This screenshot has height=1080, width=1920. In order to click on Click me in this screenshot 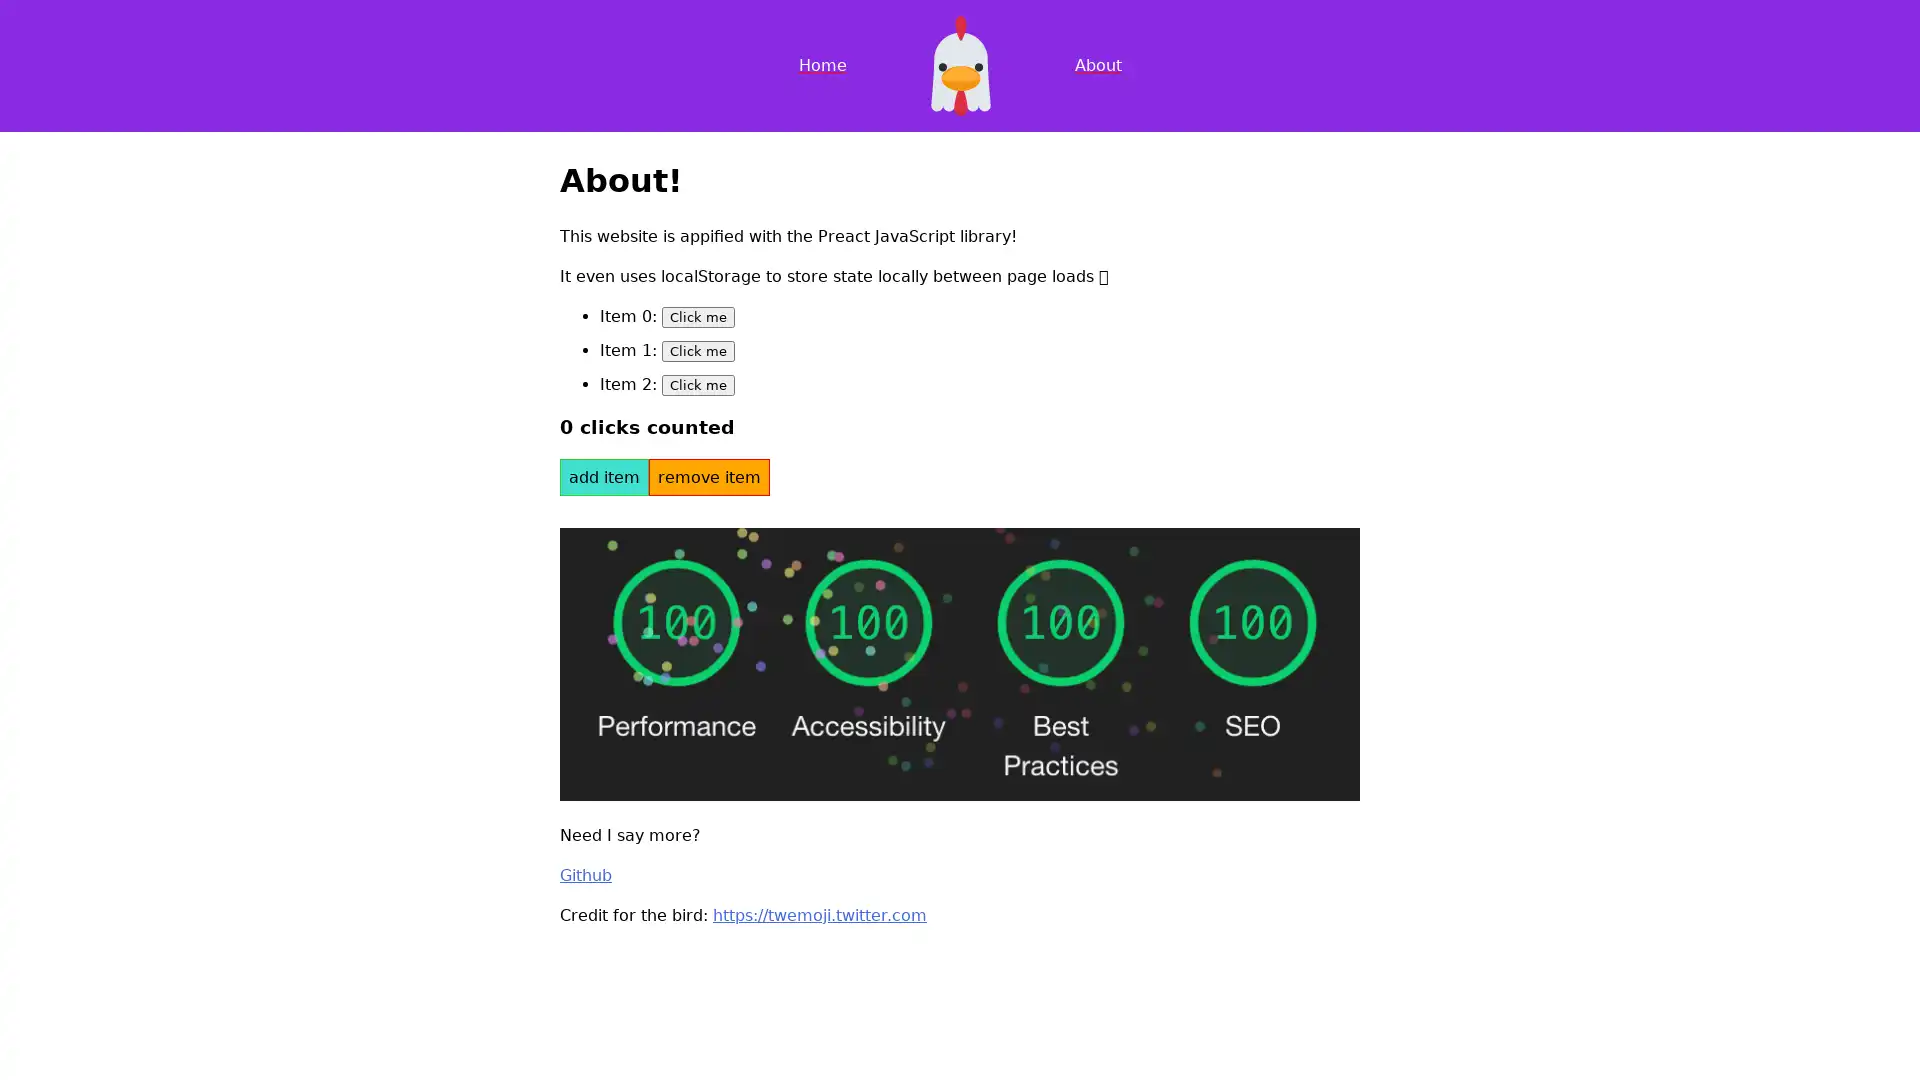, I will do `click(698, 350)`.